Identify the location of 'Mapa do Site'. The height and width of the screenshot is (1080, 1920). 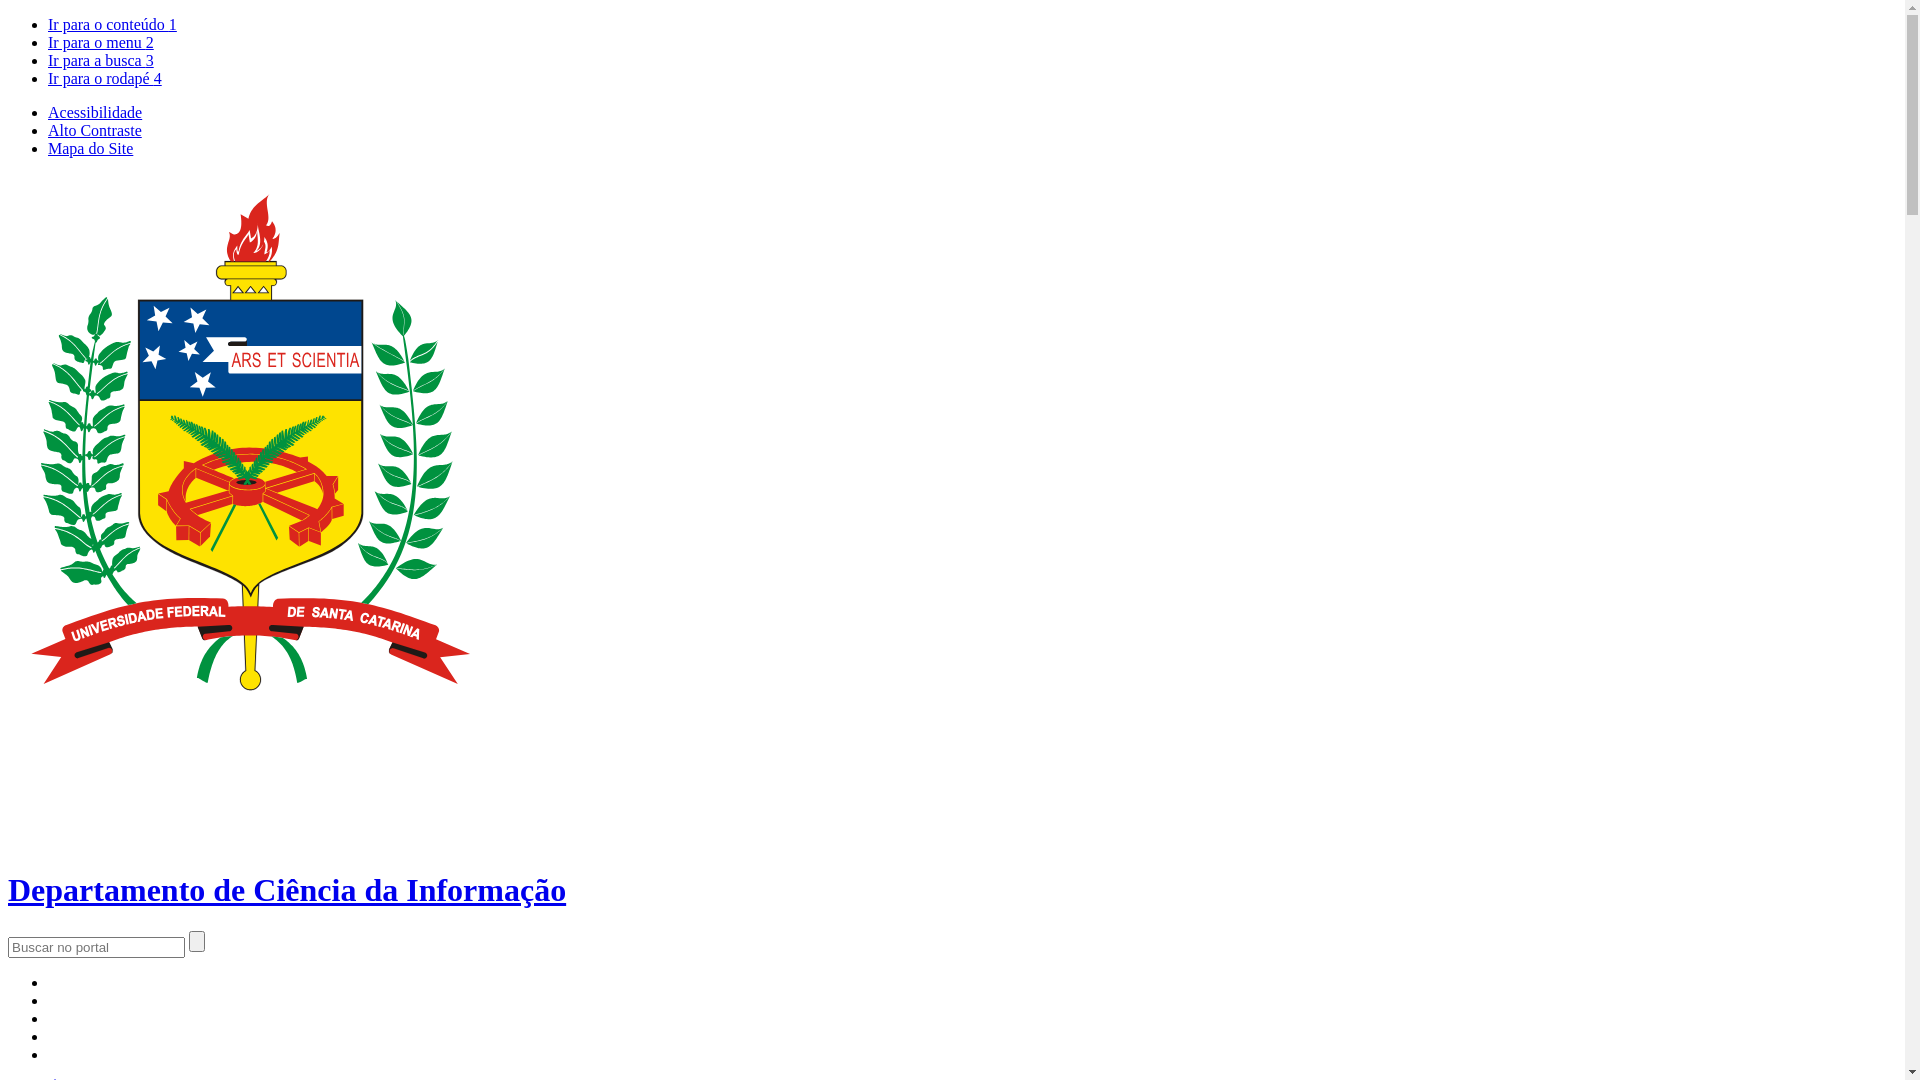
(48, 147).